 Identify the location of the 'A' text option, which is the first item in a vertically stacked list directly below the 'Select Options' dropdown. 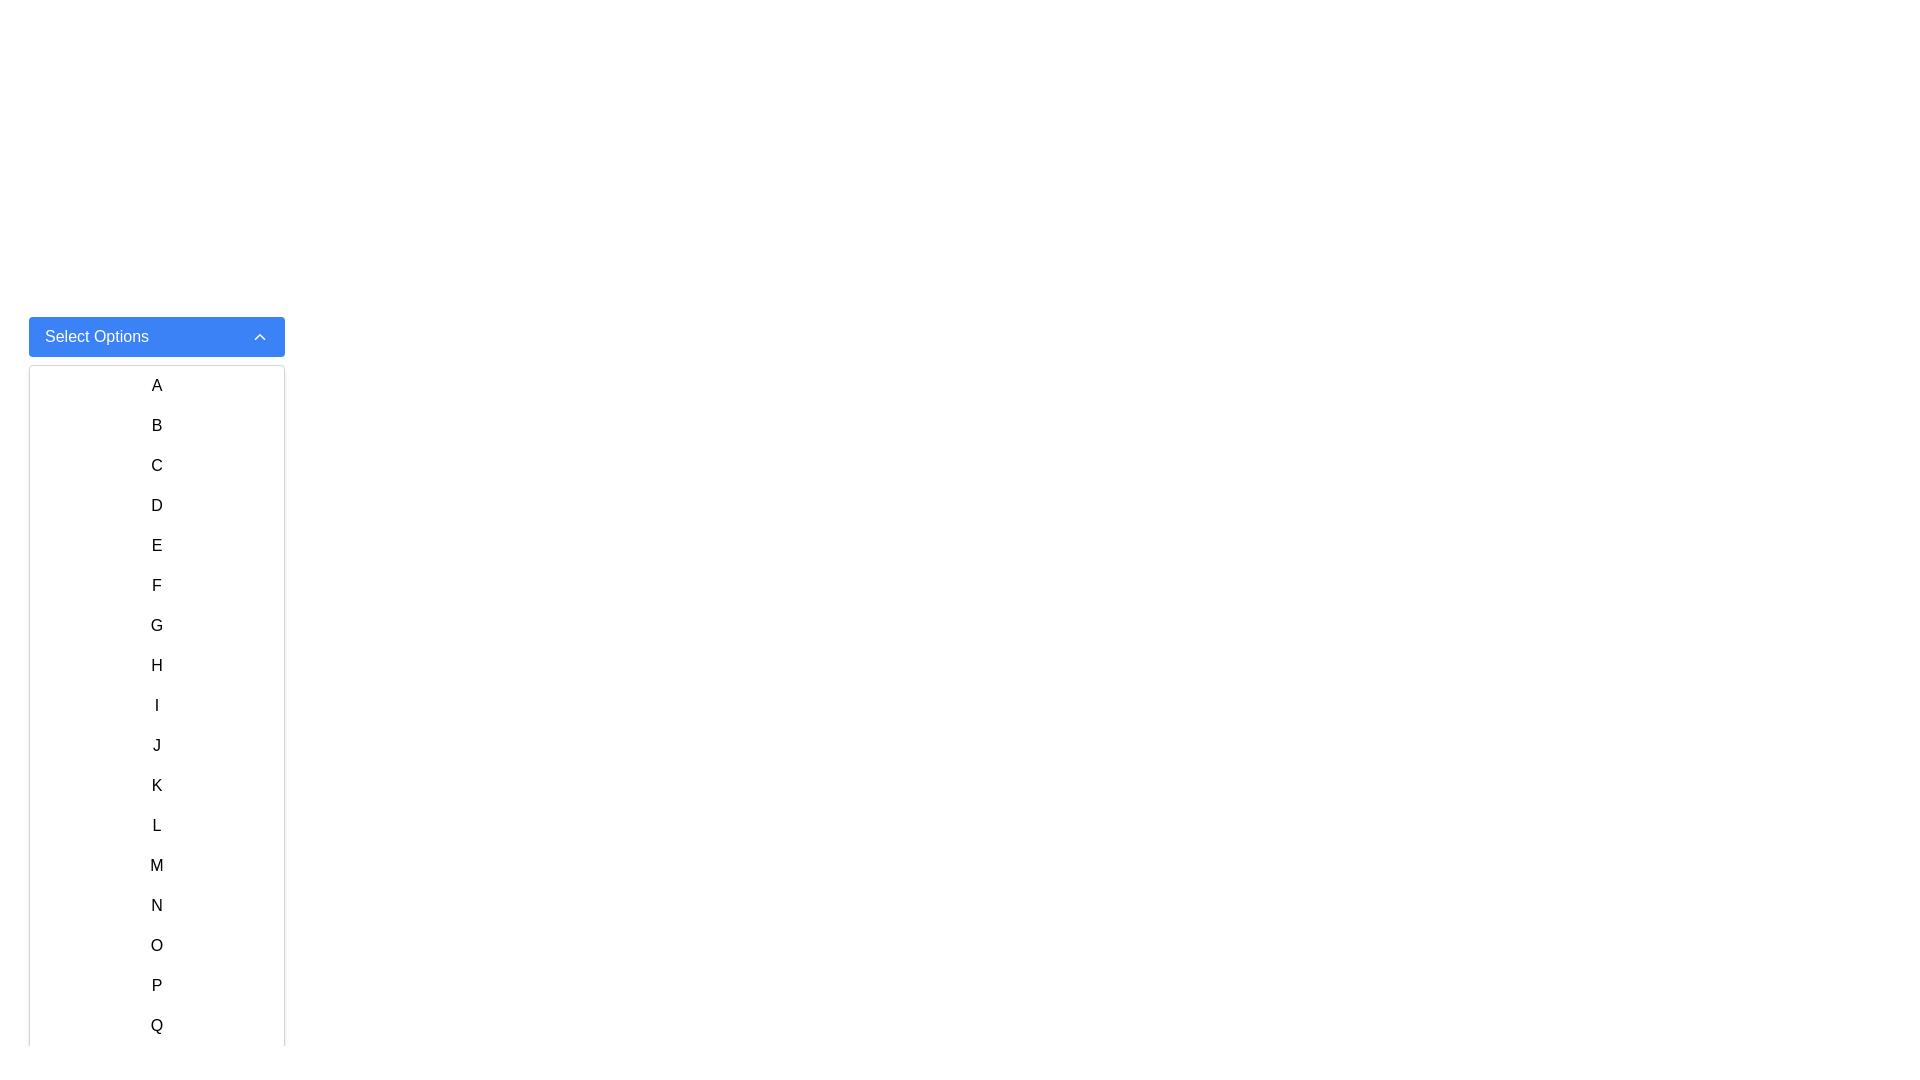
(156, 385).